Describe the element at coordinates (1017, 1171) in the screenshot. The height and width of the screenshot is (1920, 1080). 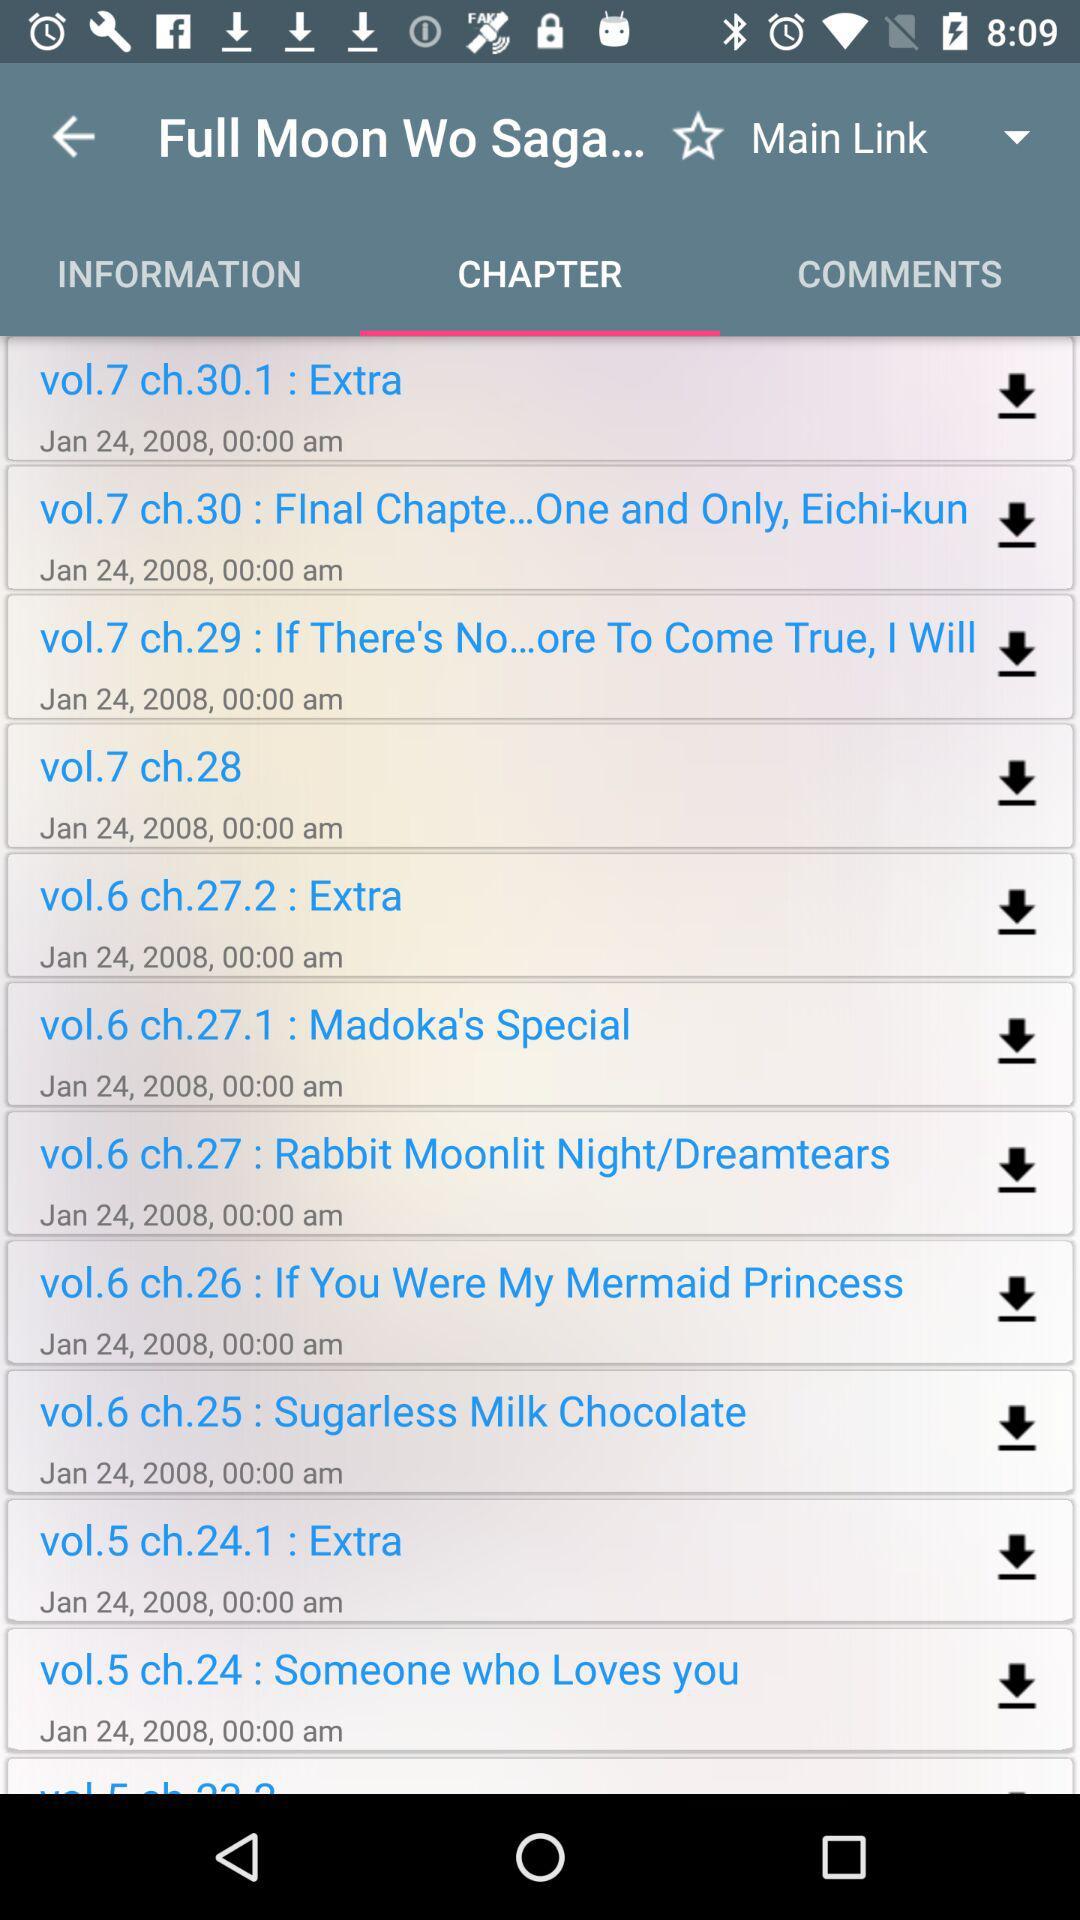
I see `download button` at that location.